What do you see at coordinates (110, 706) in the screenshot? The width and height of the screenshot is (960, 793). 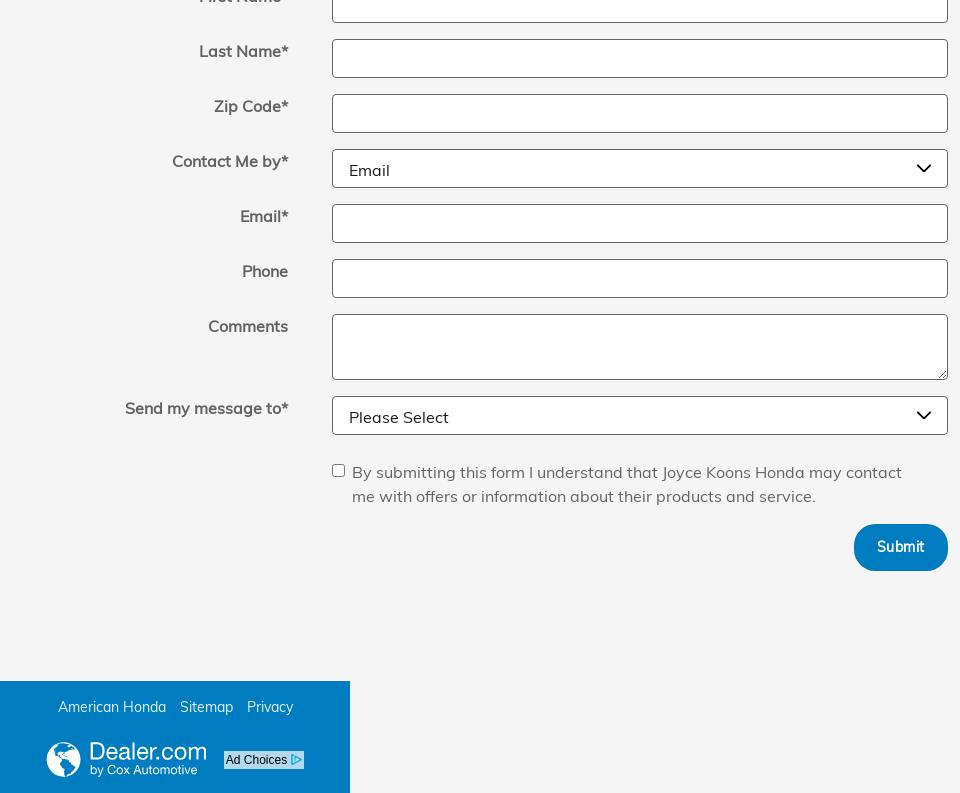 I see `'American Honda'` at bounding box center [110, 706].